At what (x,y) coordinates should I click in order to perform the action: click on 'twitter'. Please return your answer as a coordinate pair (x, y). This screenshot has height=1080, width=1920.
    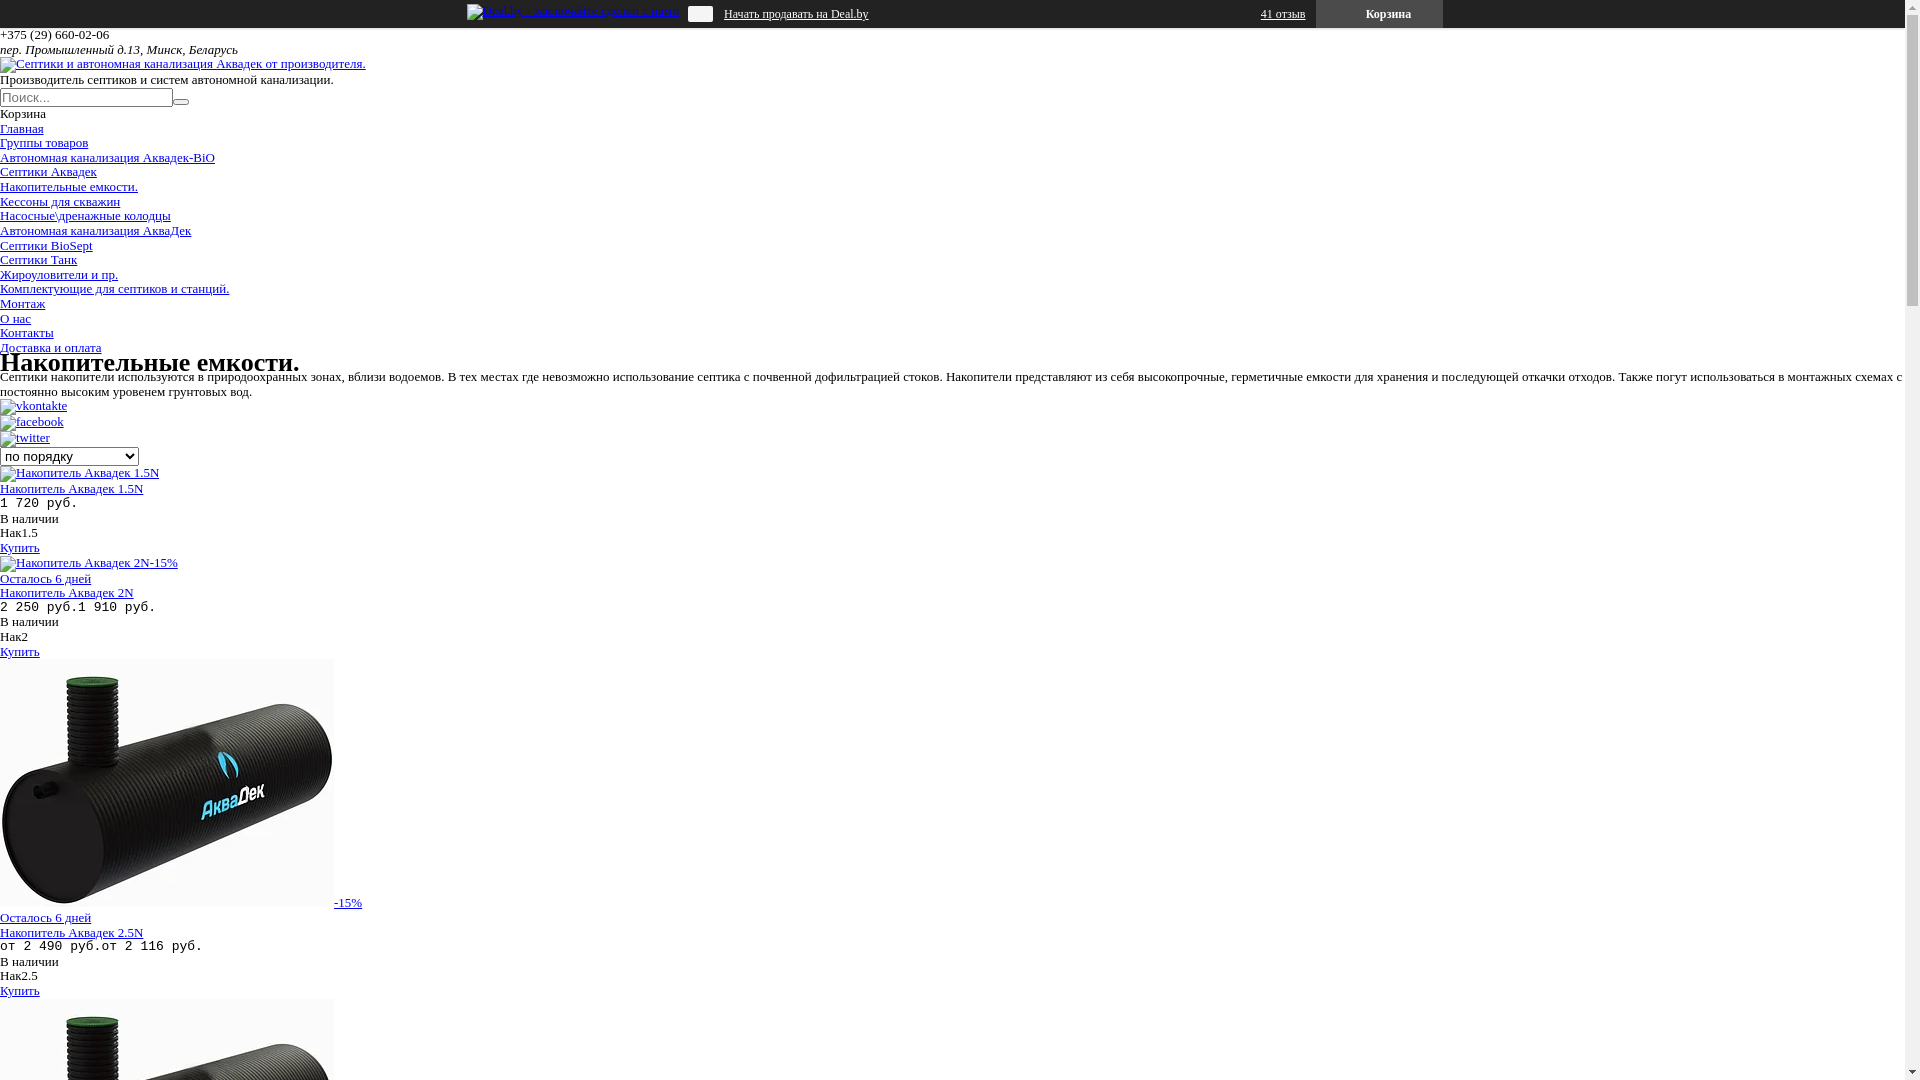
    Looking at the image, I should click on (24, 436).